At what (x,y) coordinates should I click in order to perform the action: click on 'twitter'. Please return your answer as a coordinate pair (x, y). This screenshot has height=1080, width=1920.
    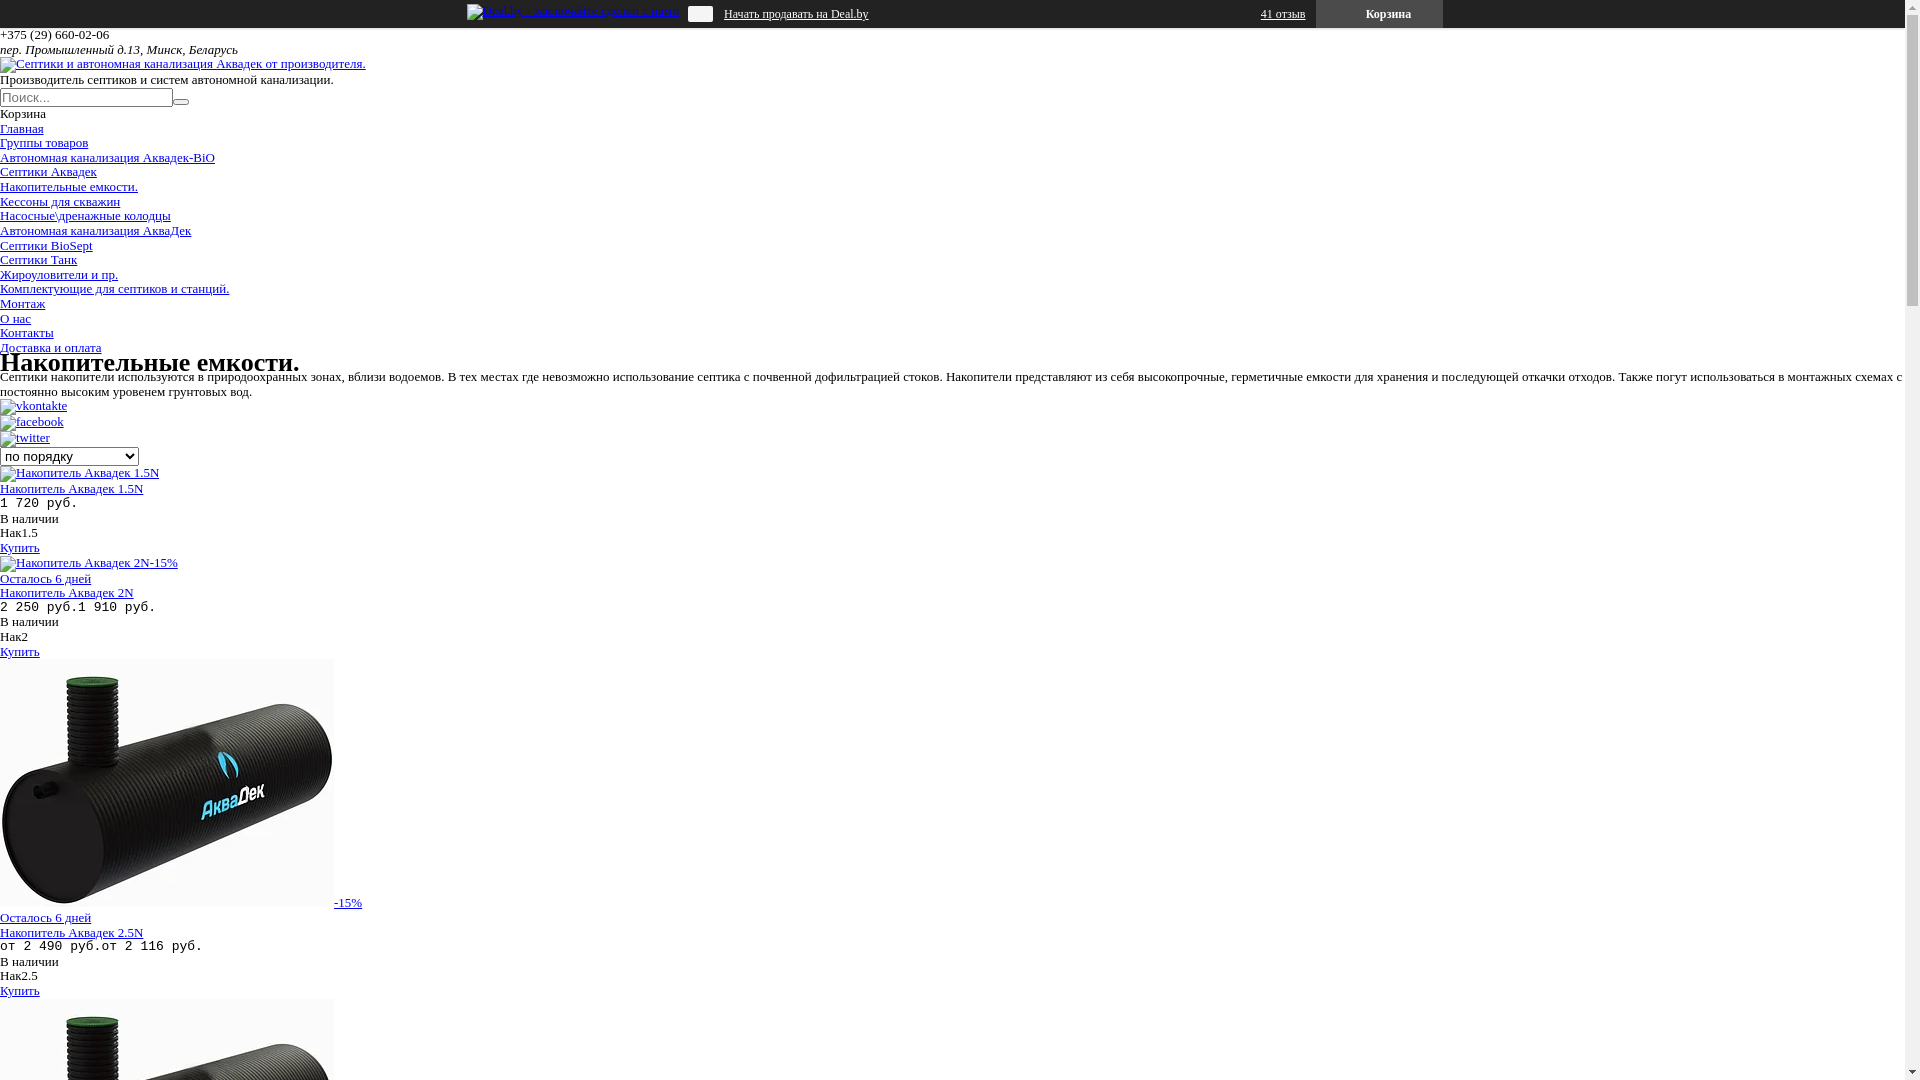
    Looking at the image, I should click on (24, 436).